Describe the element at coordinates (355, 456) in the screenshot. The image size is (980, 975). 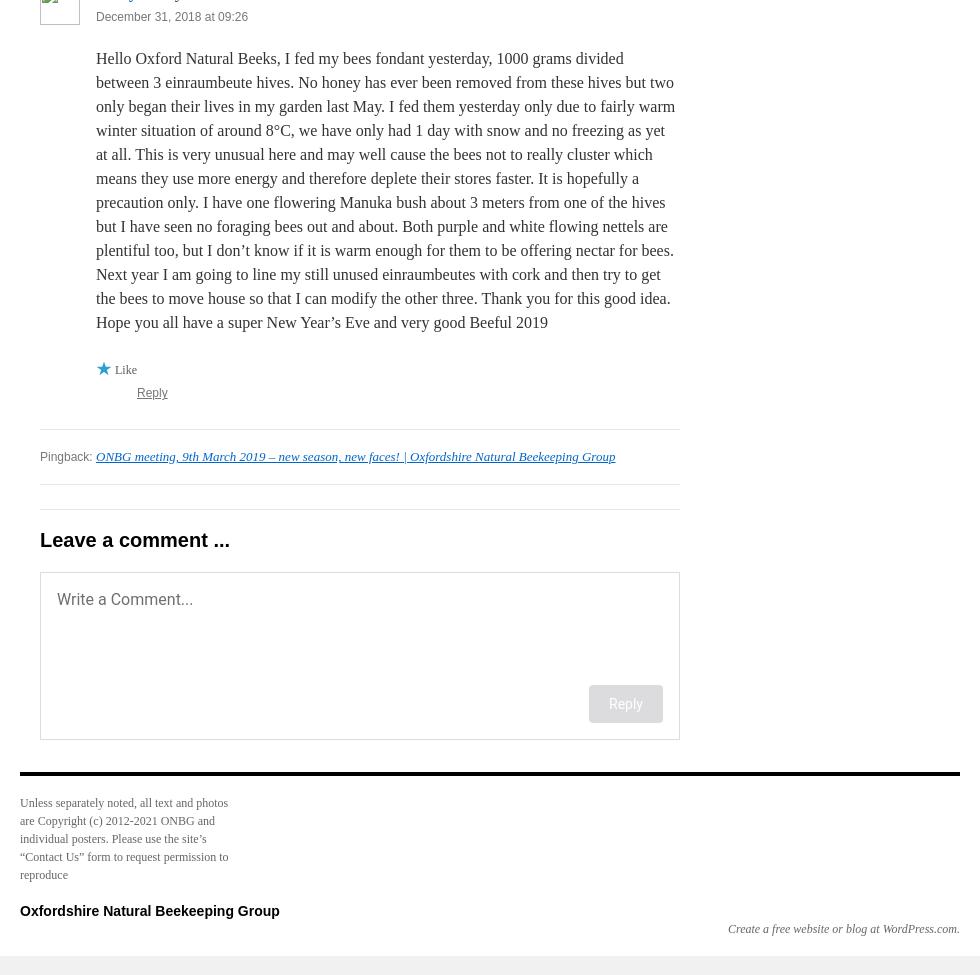
I see `'ONBG meeting, 9th March 2019 – new season, new faces! | Oxfordshire Natural Beekeeping Group'` at that location.